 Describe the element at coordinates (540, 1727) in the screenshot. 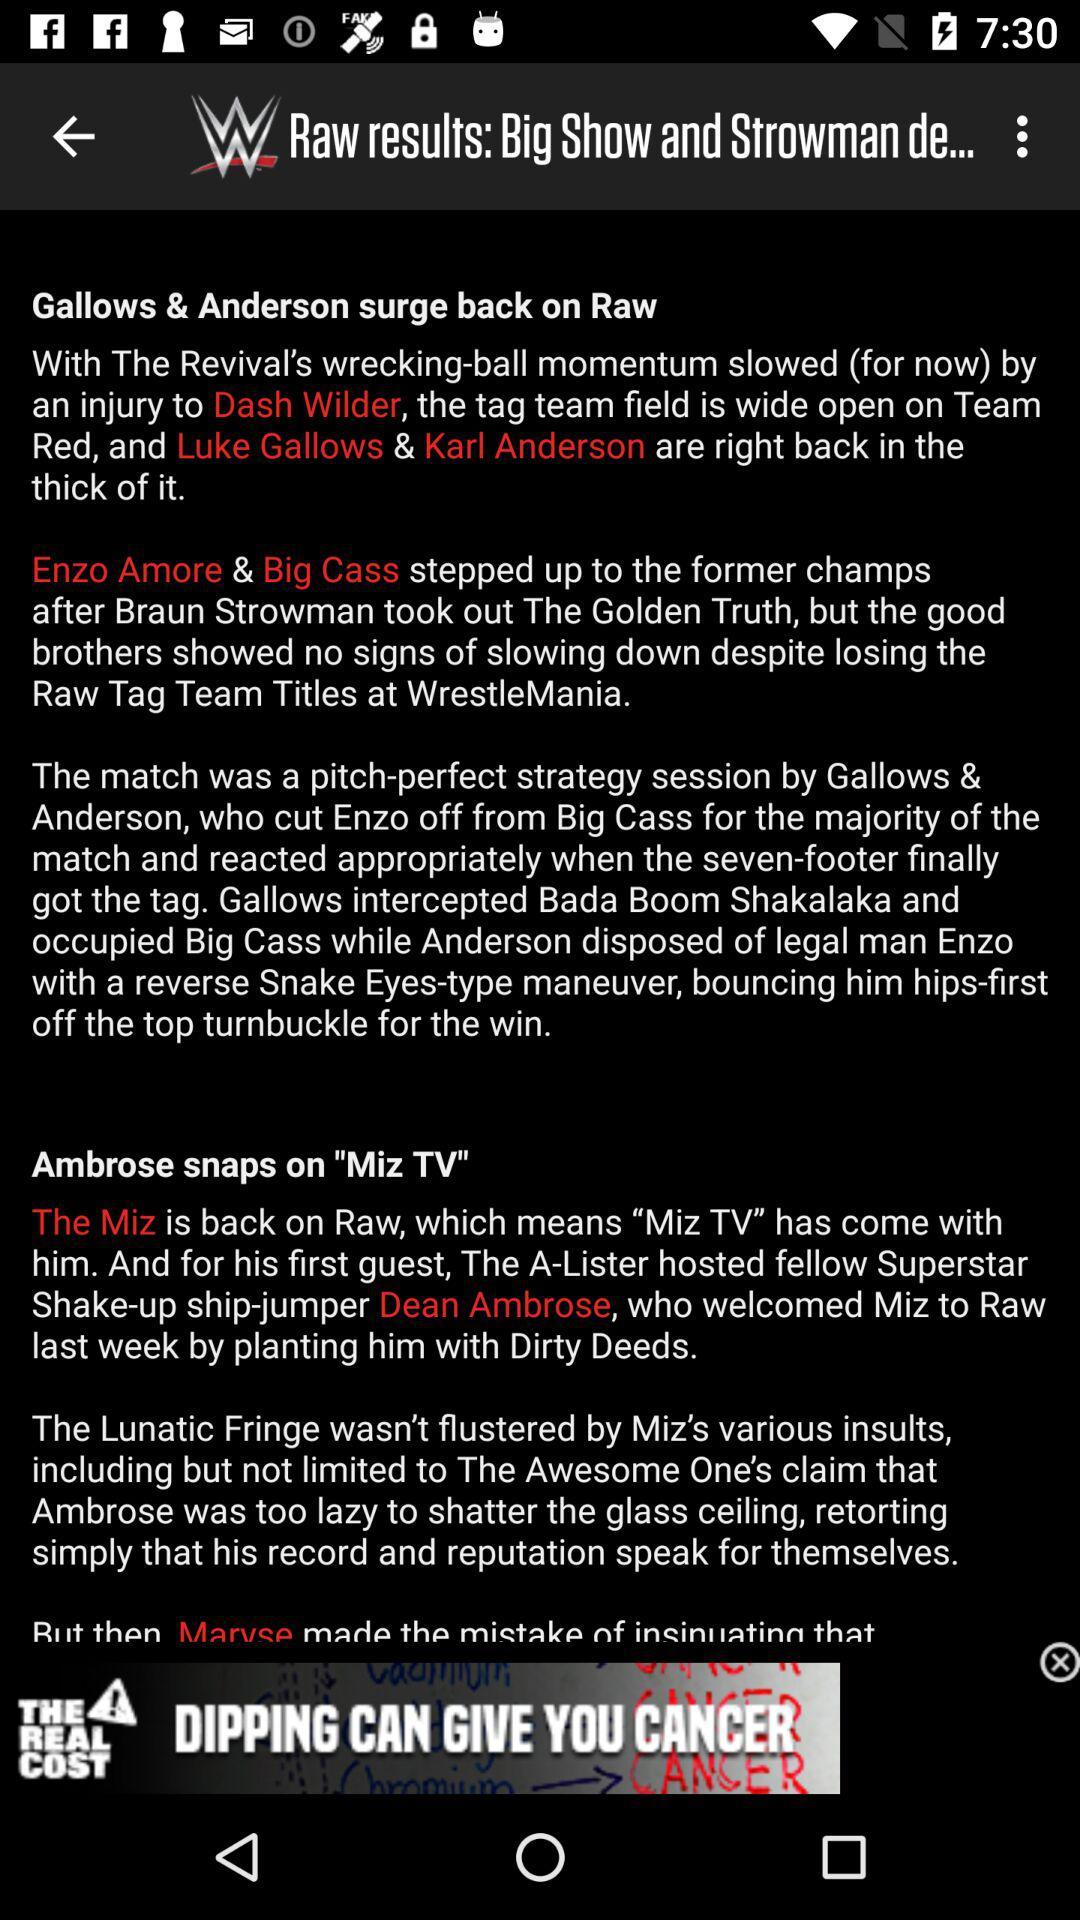

I see `advertisement` at that location.